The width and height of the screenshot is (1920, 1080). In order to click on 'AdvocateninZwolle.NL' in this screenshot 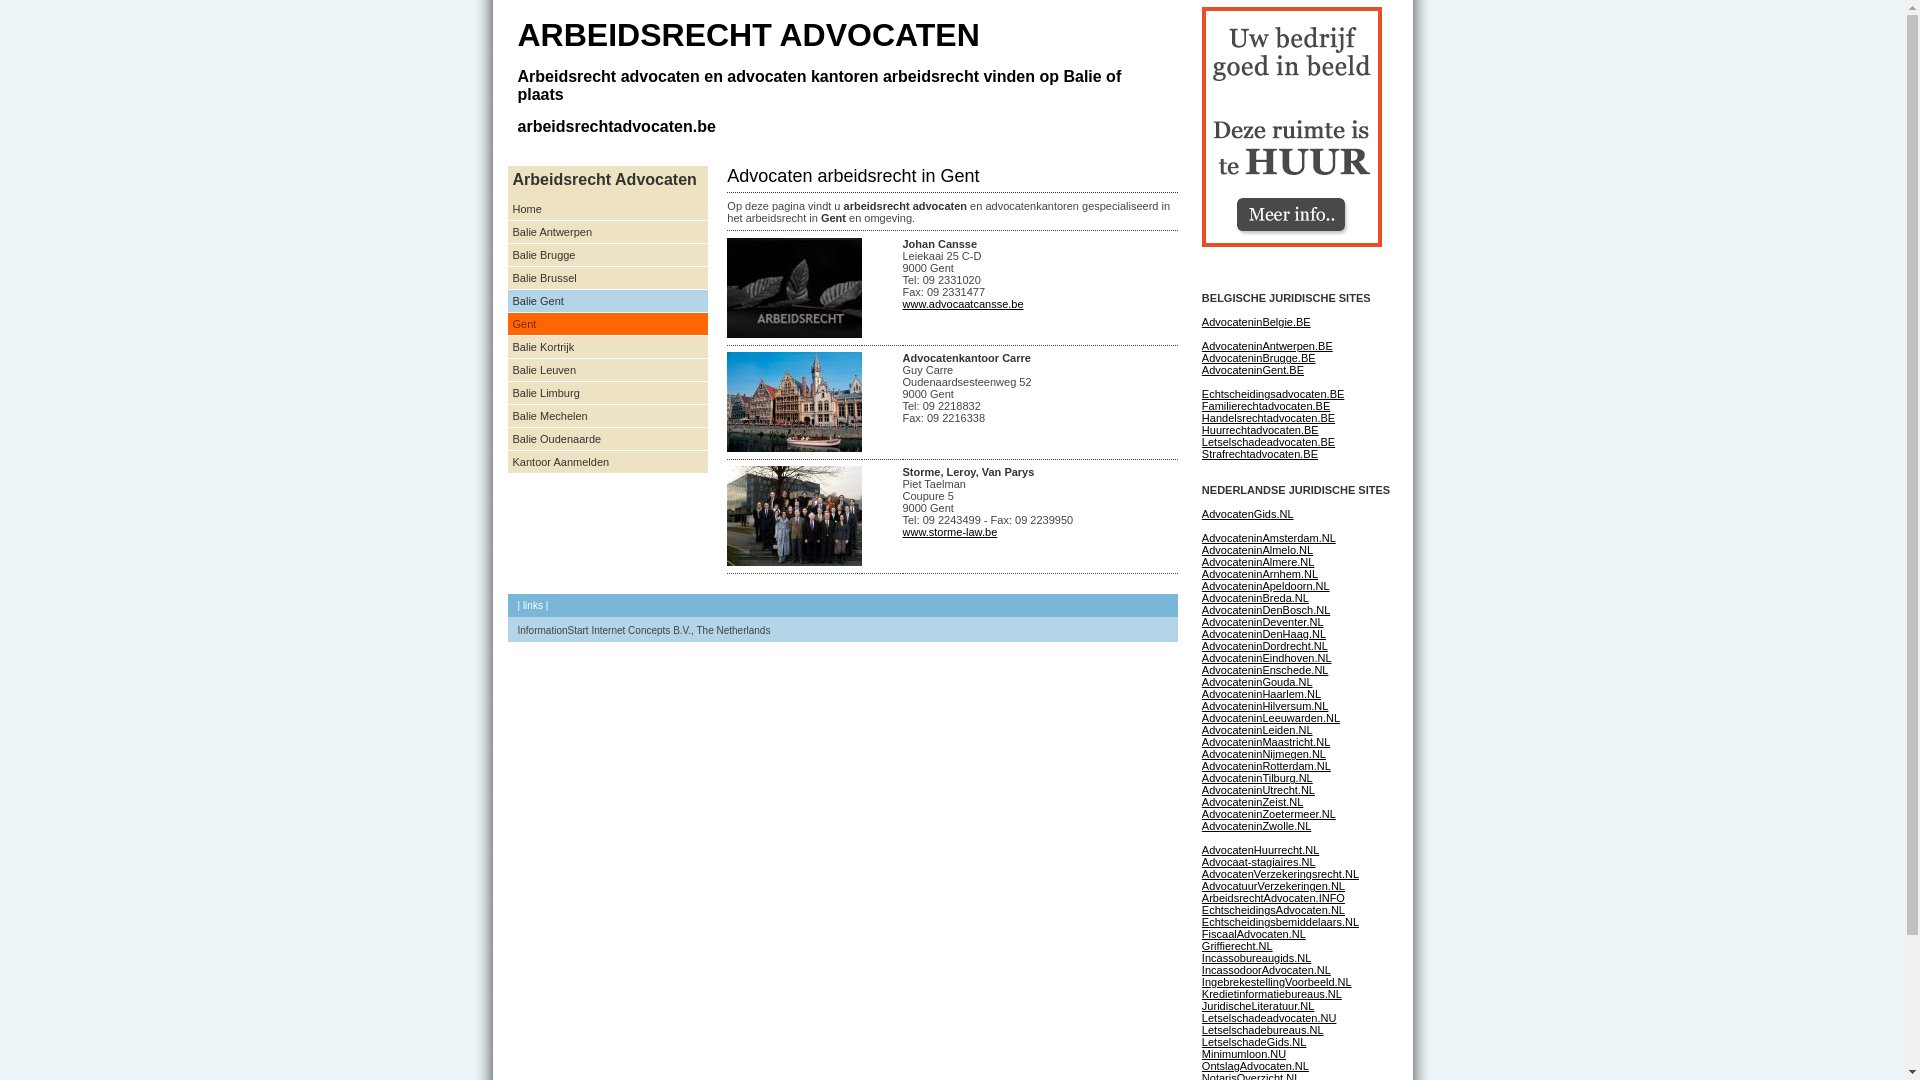, I will do `click(1200, 825)`.